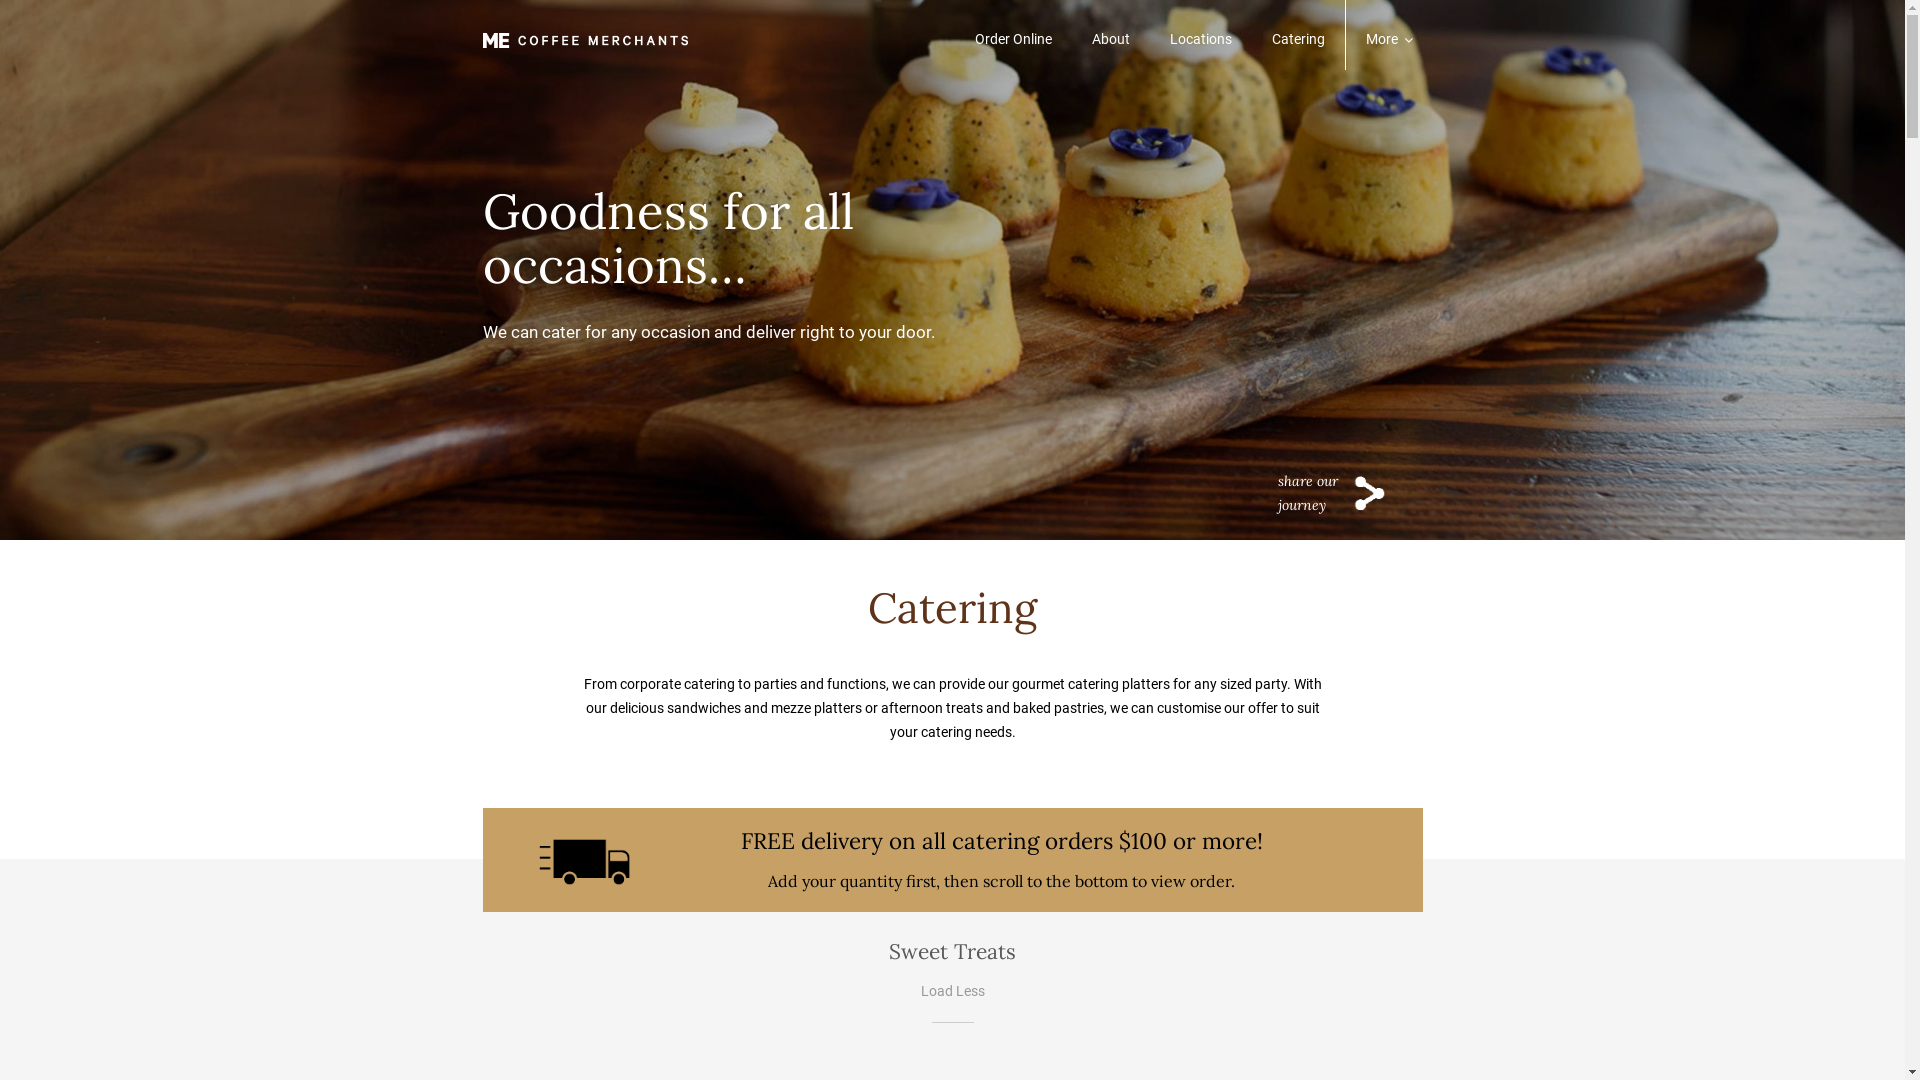  I want to click on 'About', so click(1109, 38).